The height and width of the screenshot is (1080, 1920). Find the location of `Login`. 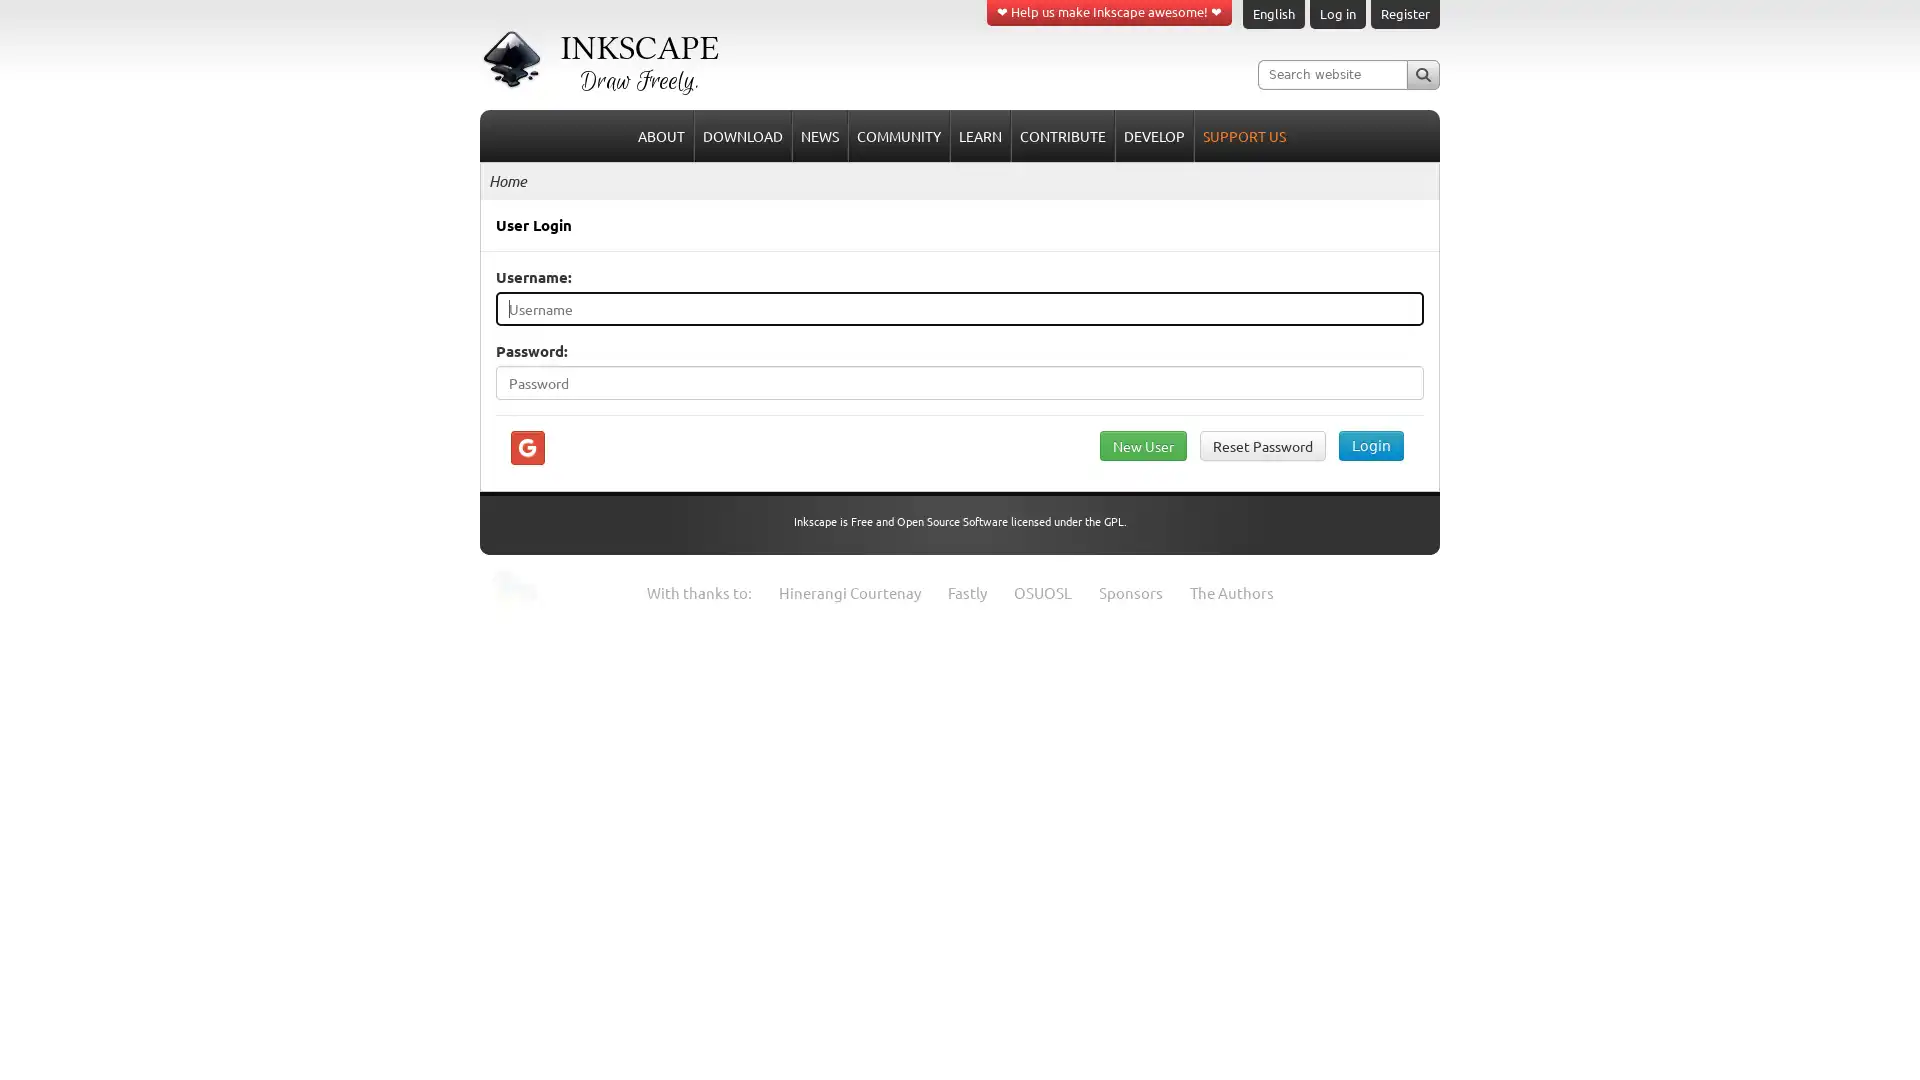

Login is located at coordinates (1370, 443).